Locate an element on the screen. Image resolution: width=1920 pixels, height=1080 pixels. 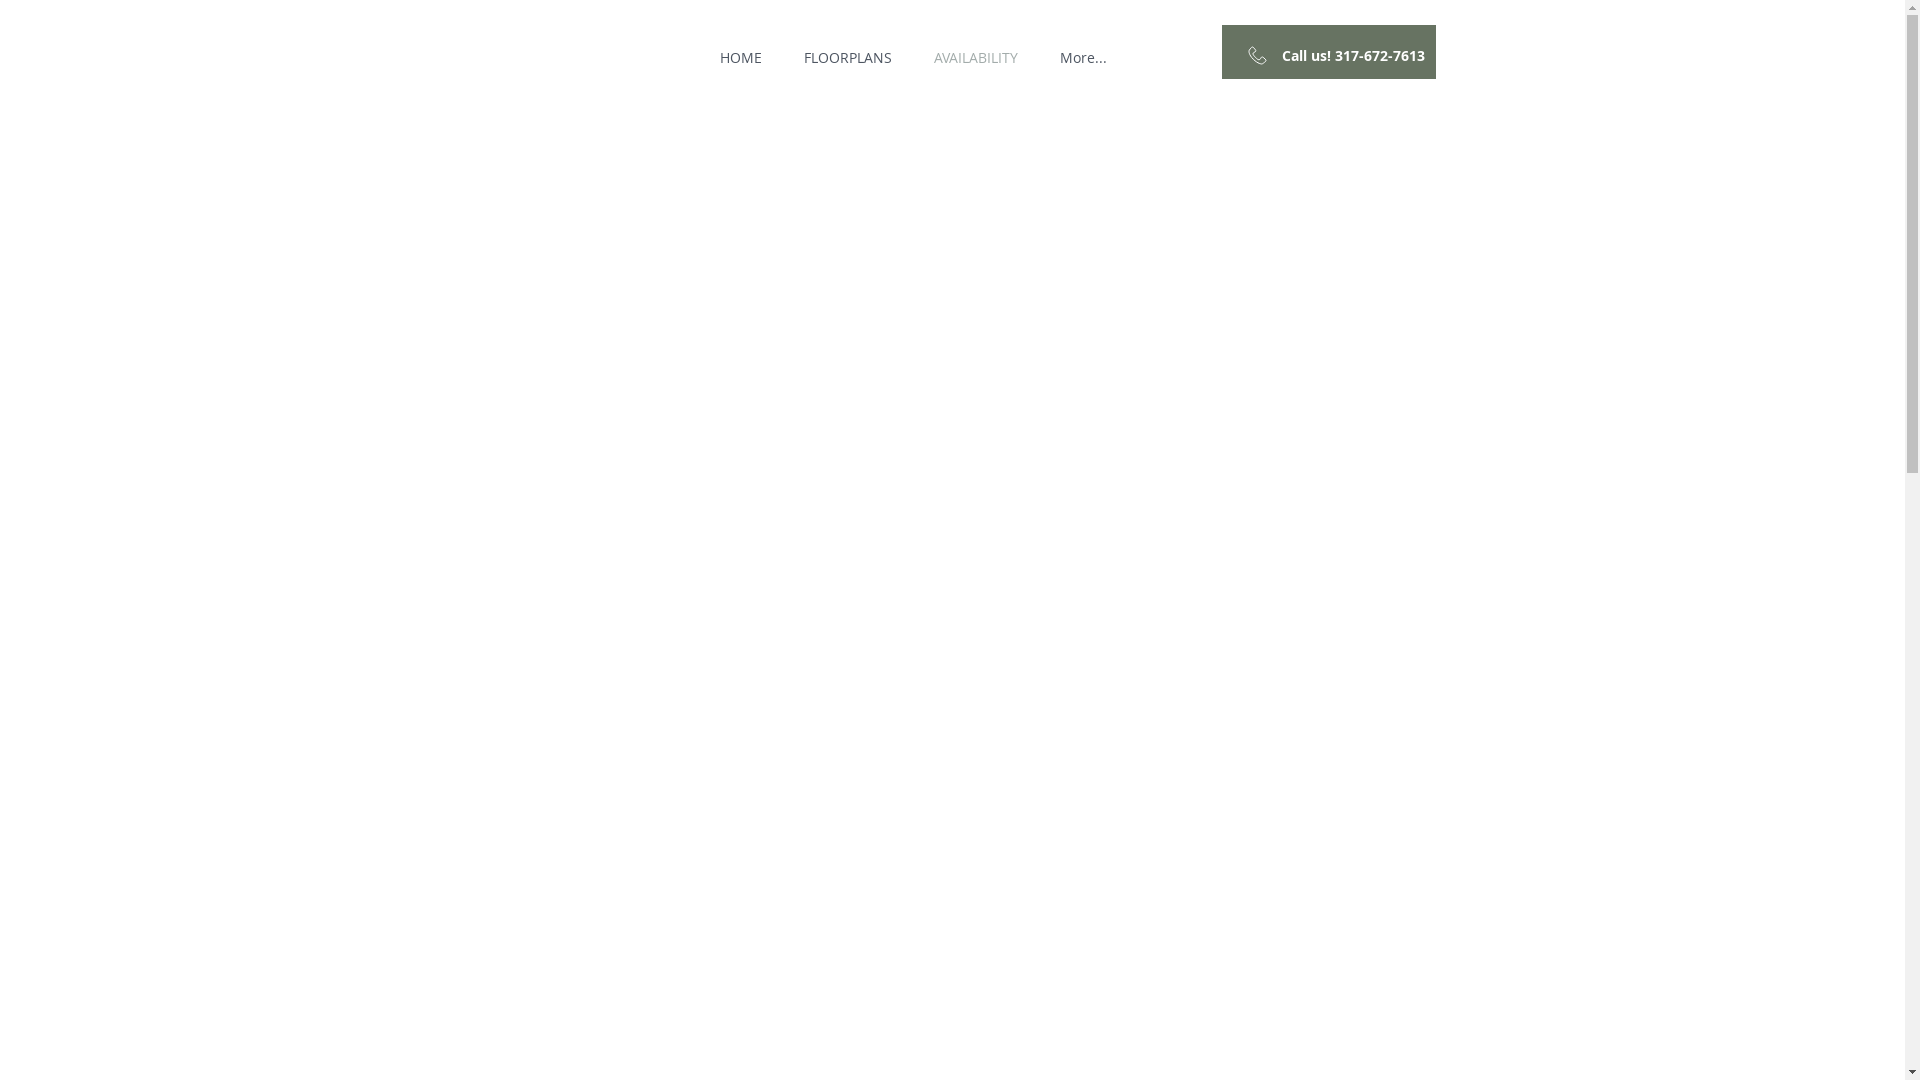
'FLOORPLANS' is located at coordinates (846, 56).